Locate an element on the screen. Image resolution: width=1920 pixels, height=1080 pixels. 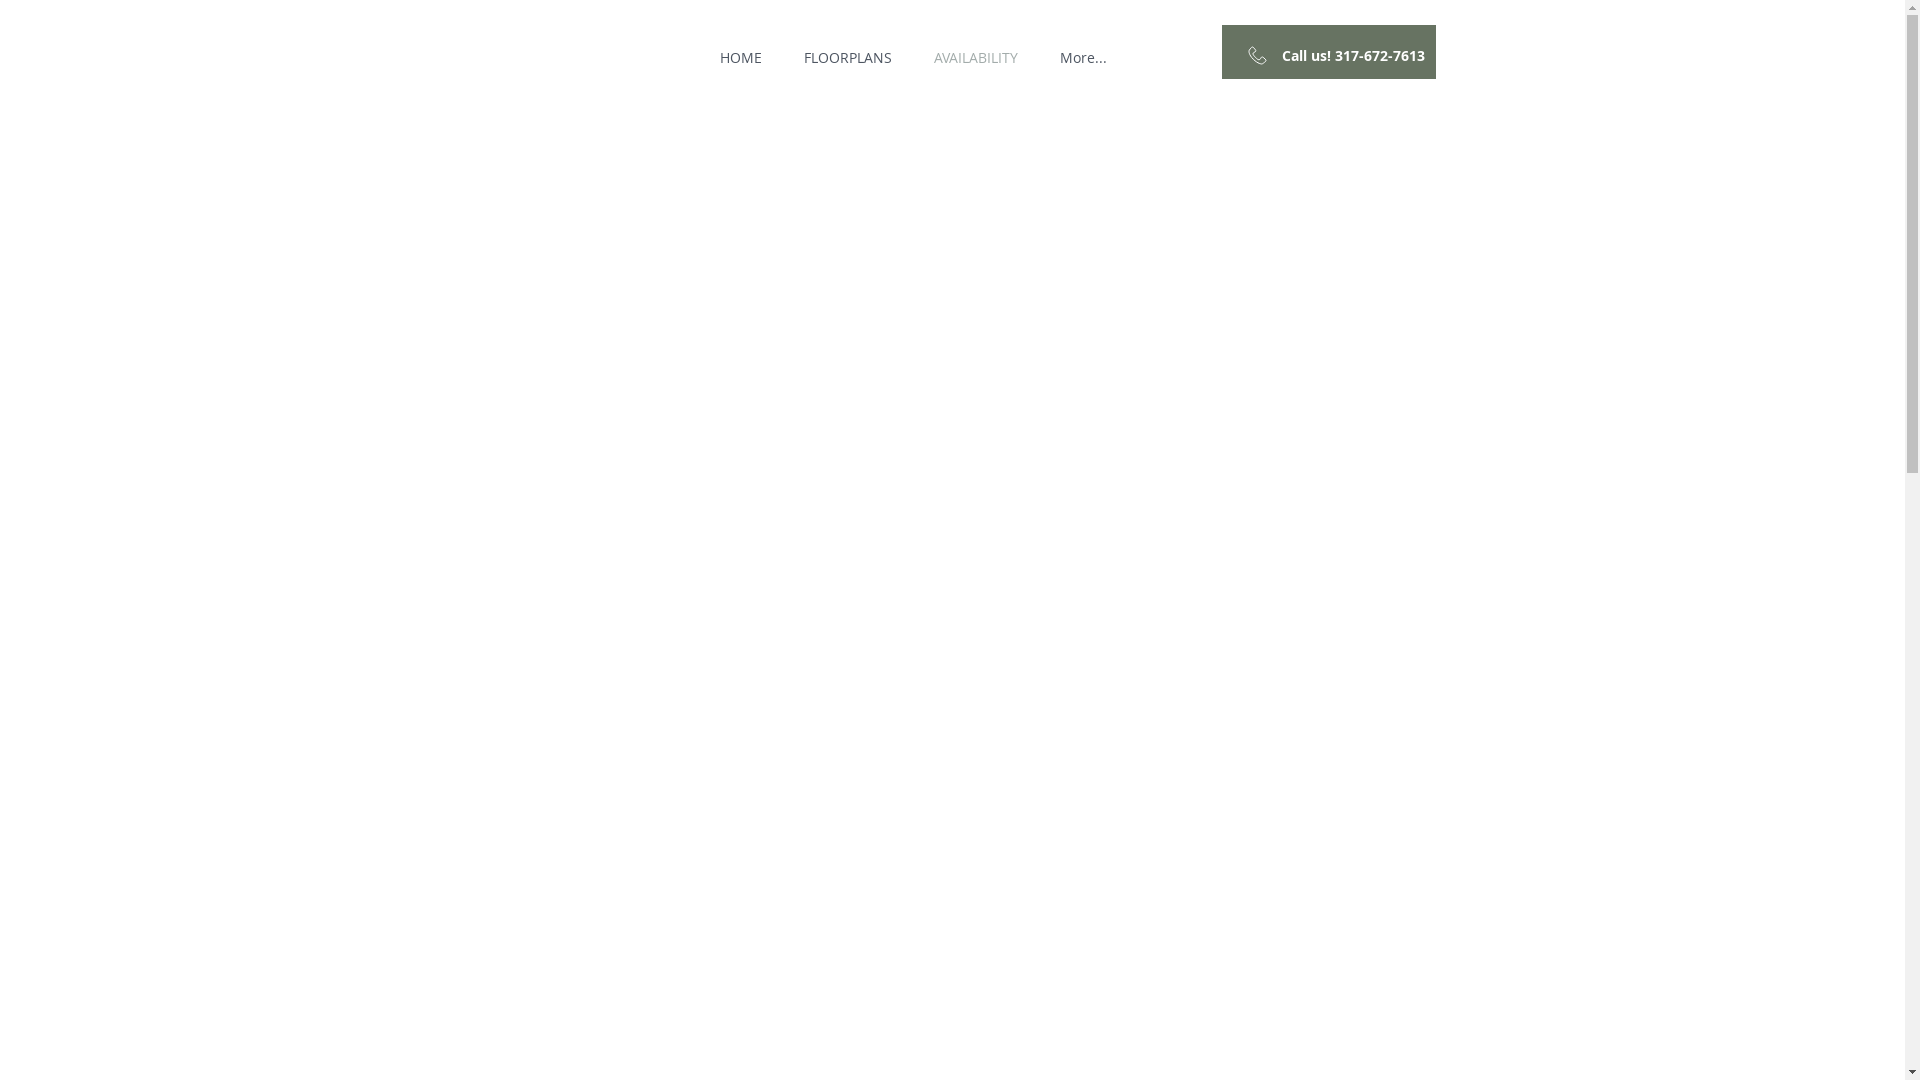
'FLOORPLANS' is located at coordinates (846, 56).